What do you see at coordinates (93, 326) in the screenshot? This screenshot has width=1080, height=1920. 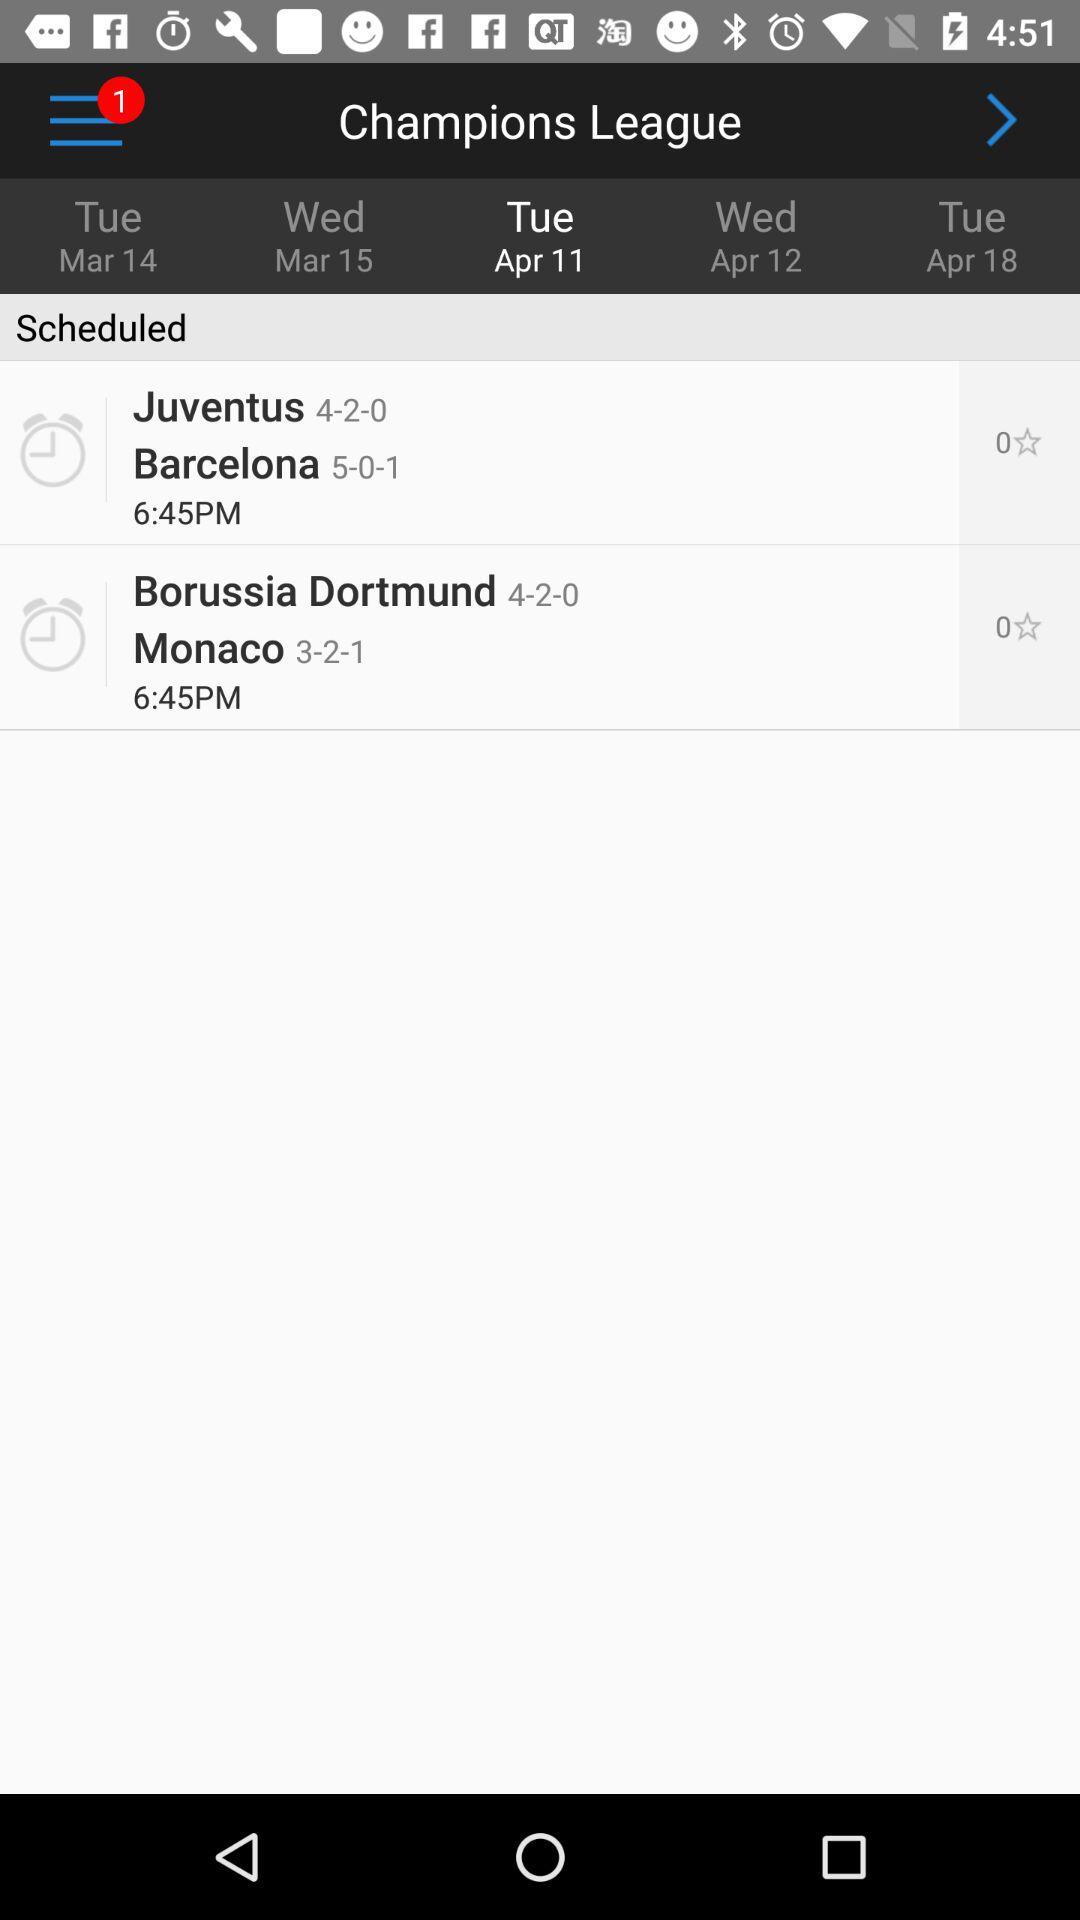 I see `item above juventus 4 2 icon` at bounding box center [93, 326].